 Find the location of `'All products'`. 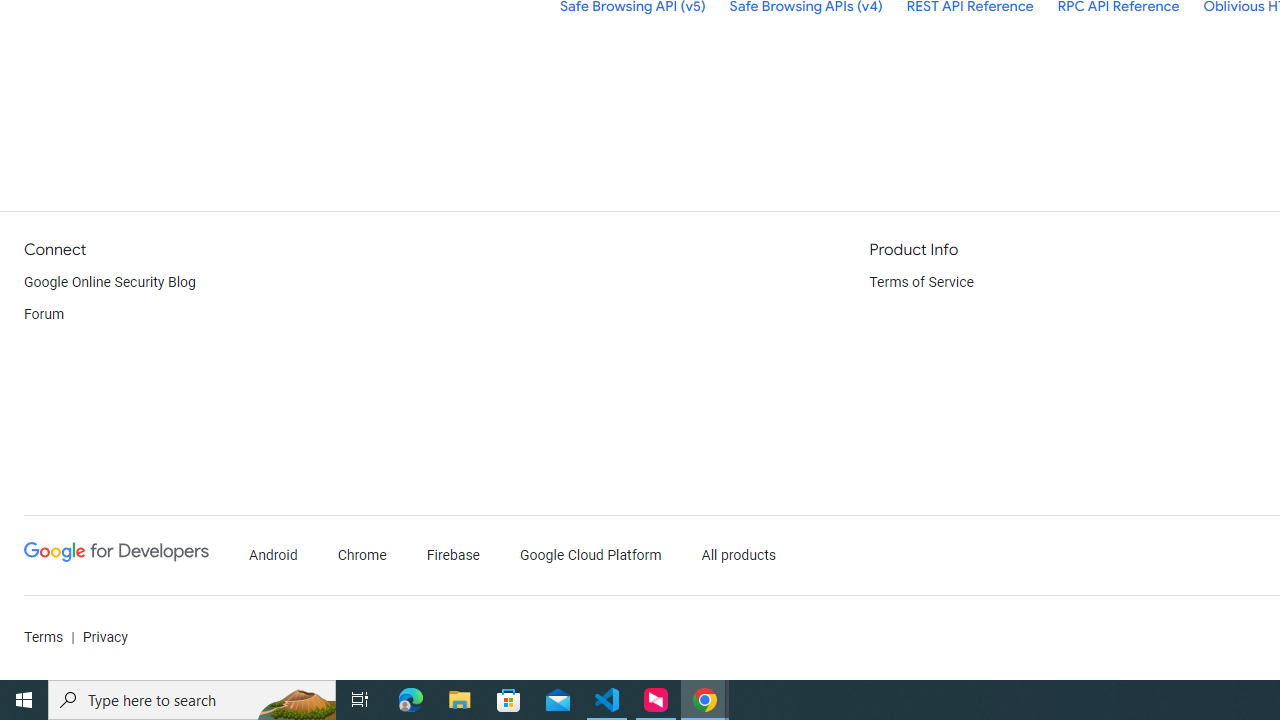

'All products' is located at coordinates (738, 555).